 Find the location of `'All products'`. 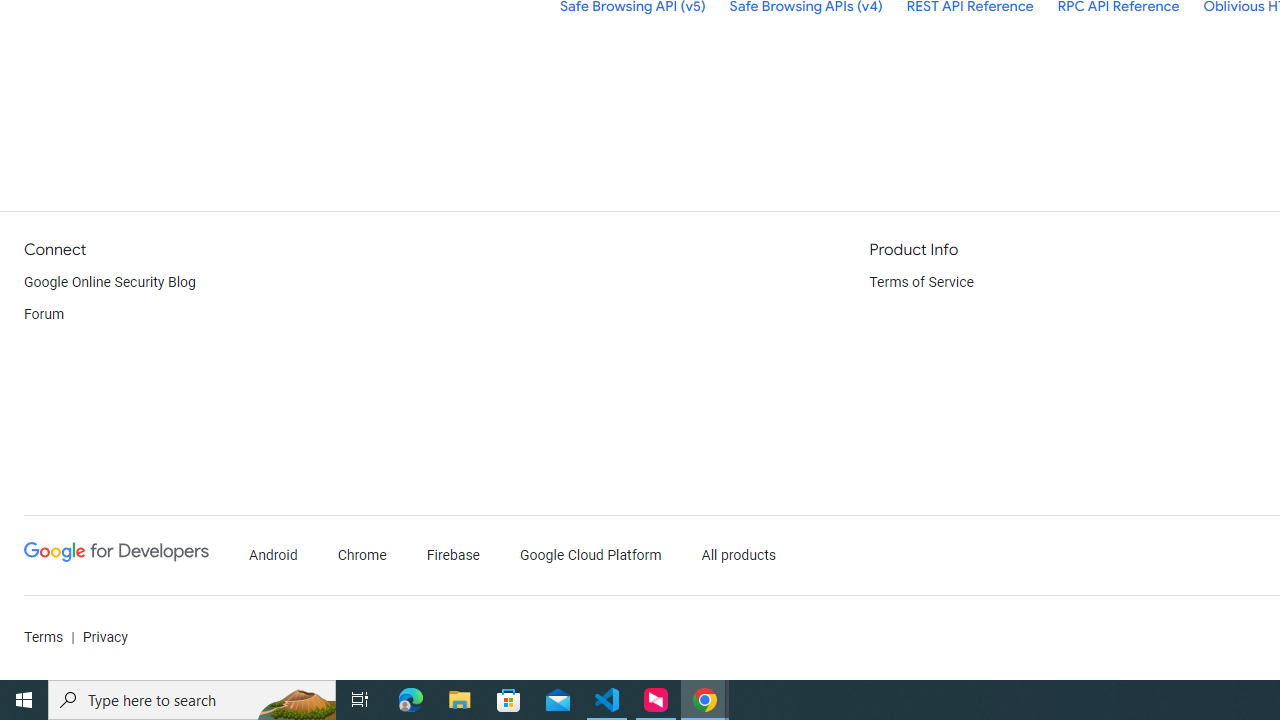

'All products' is located at coordinates (738, 555).